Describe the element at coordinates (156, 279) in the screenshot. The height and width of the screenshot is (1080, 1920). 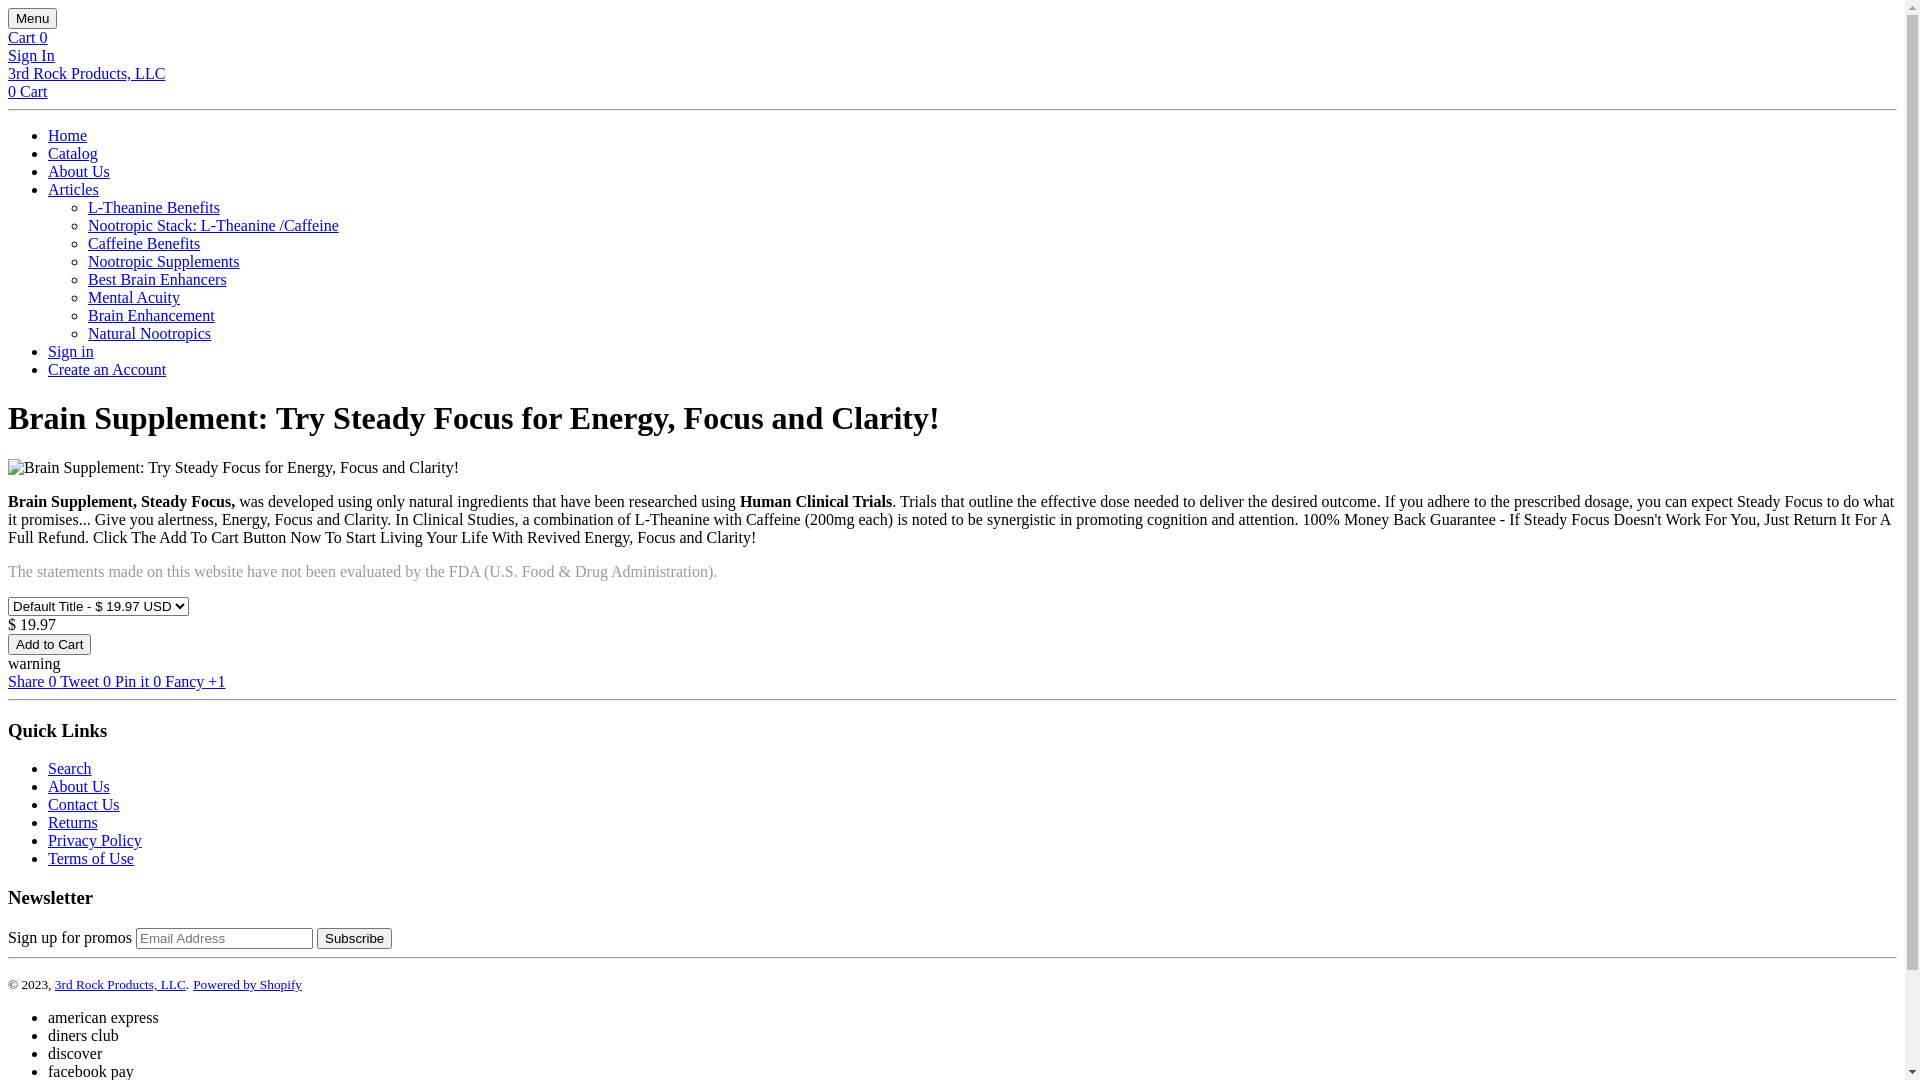
I see `'Best Brain Enhancers'` at that location.